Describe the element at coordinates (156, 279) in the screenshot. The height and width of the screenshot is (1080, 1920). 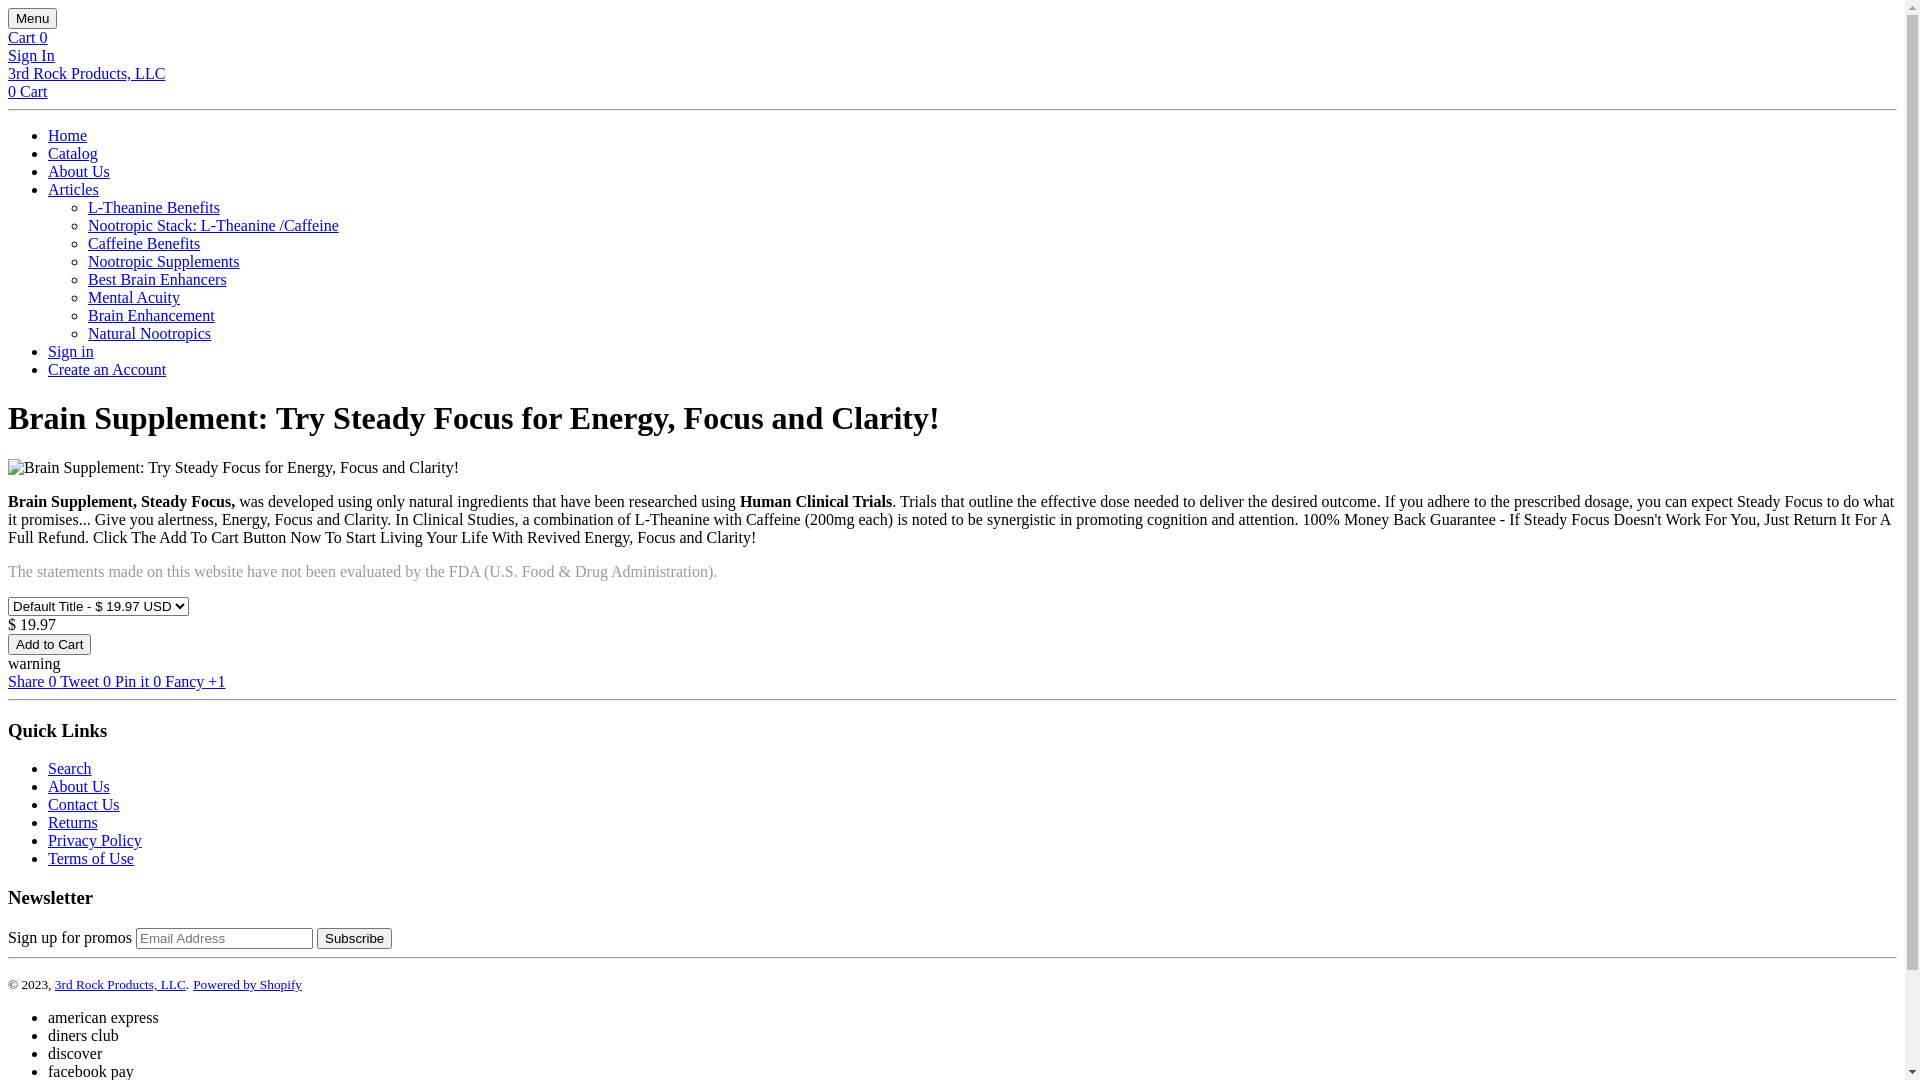
I see `'Best Brain Enhancers'` at that location.